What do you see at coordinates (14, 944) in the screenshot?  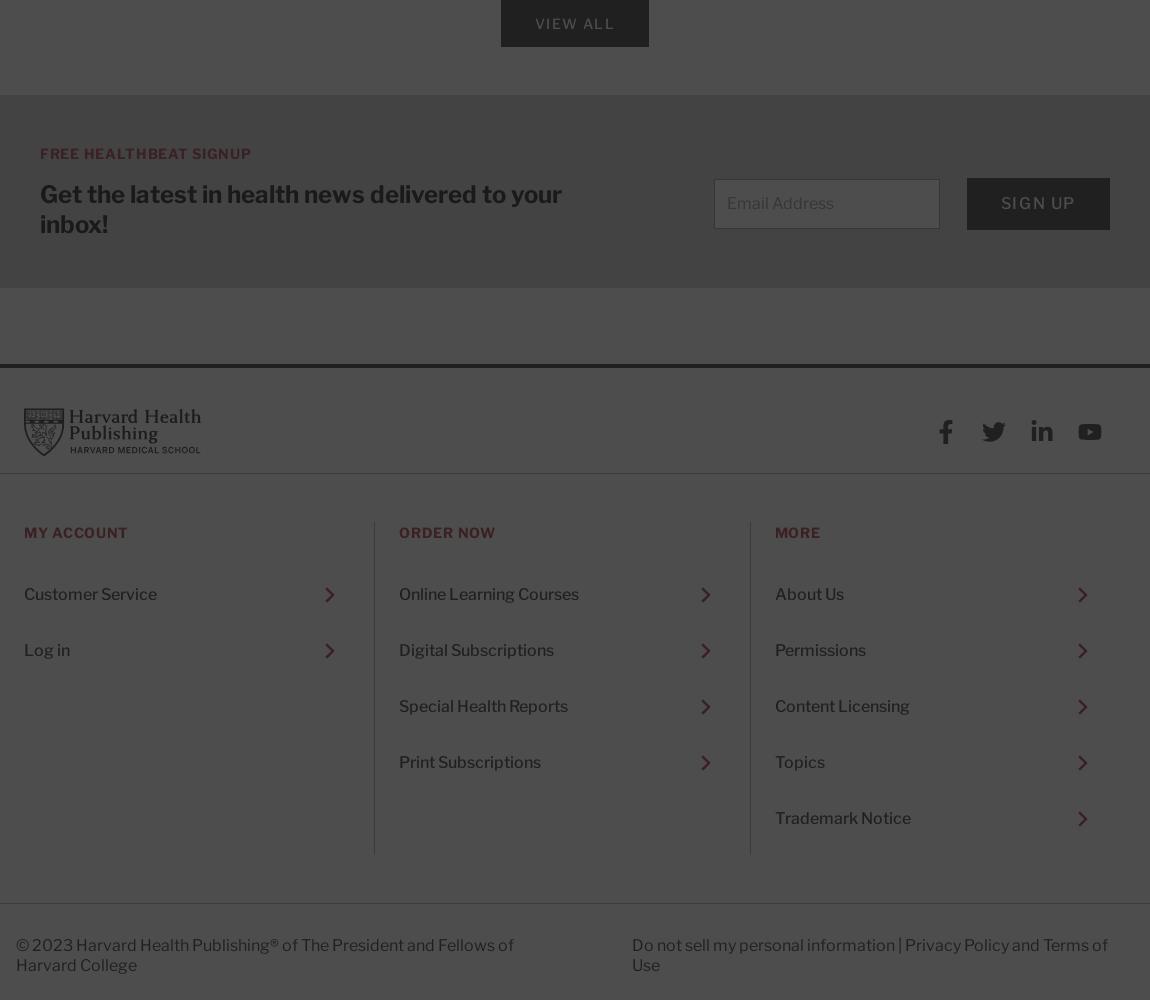 I see `'© 2023'` at bounding box center [14, 944].